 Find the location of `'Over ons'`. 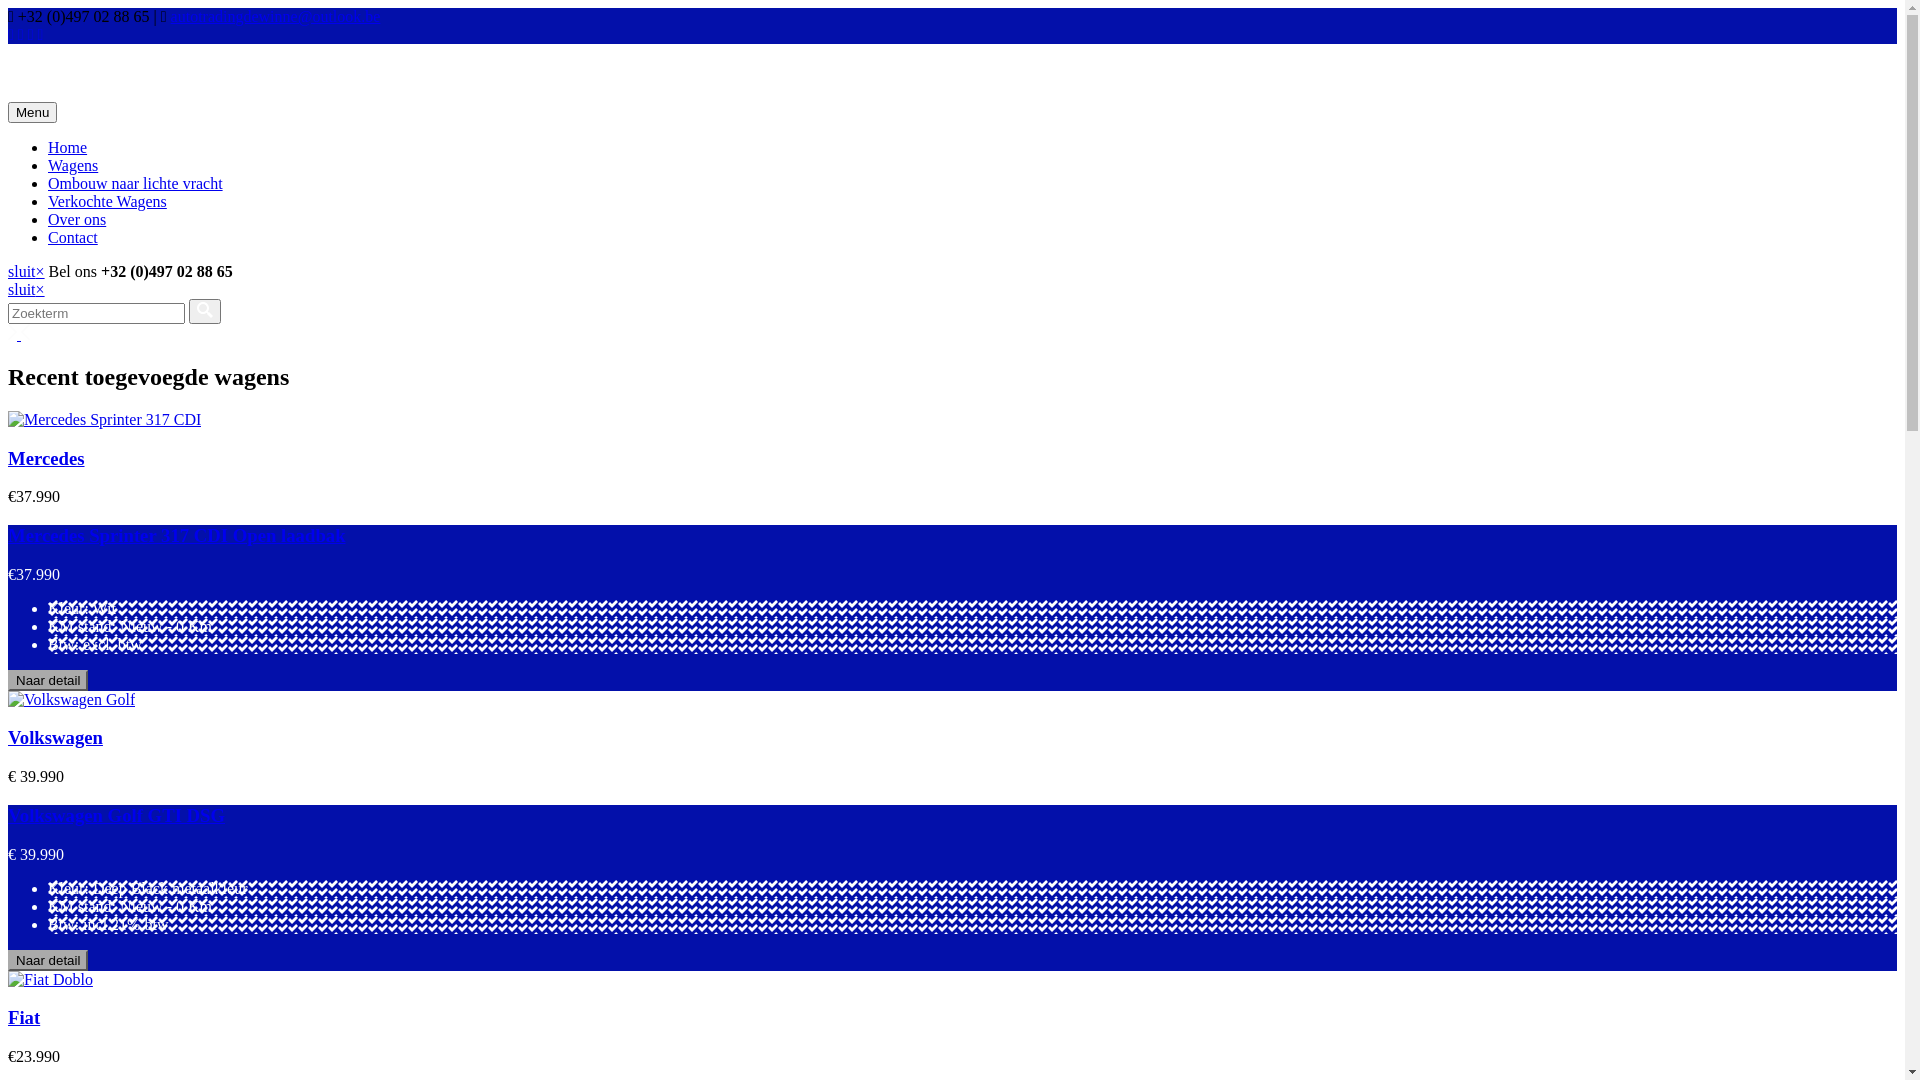

'Over ons' is located at coordinates (76, 219).